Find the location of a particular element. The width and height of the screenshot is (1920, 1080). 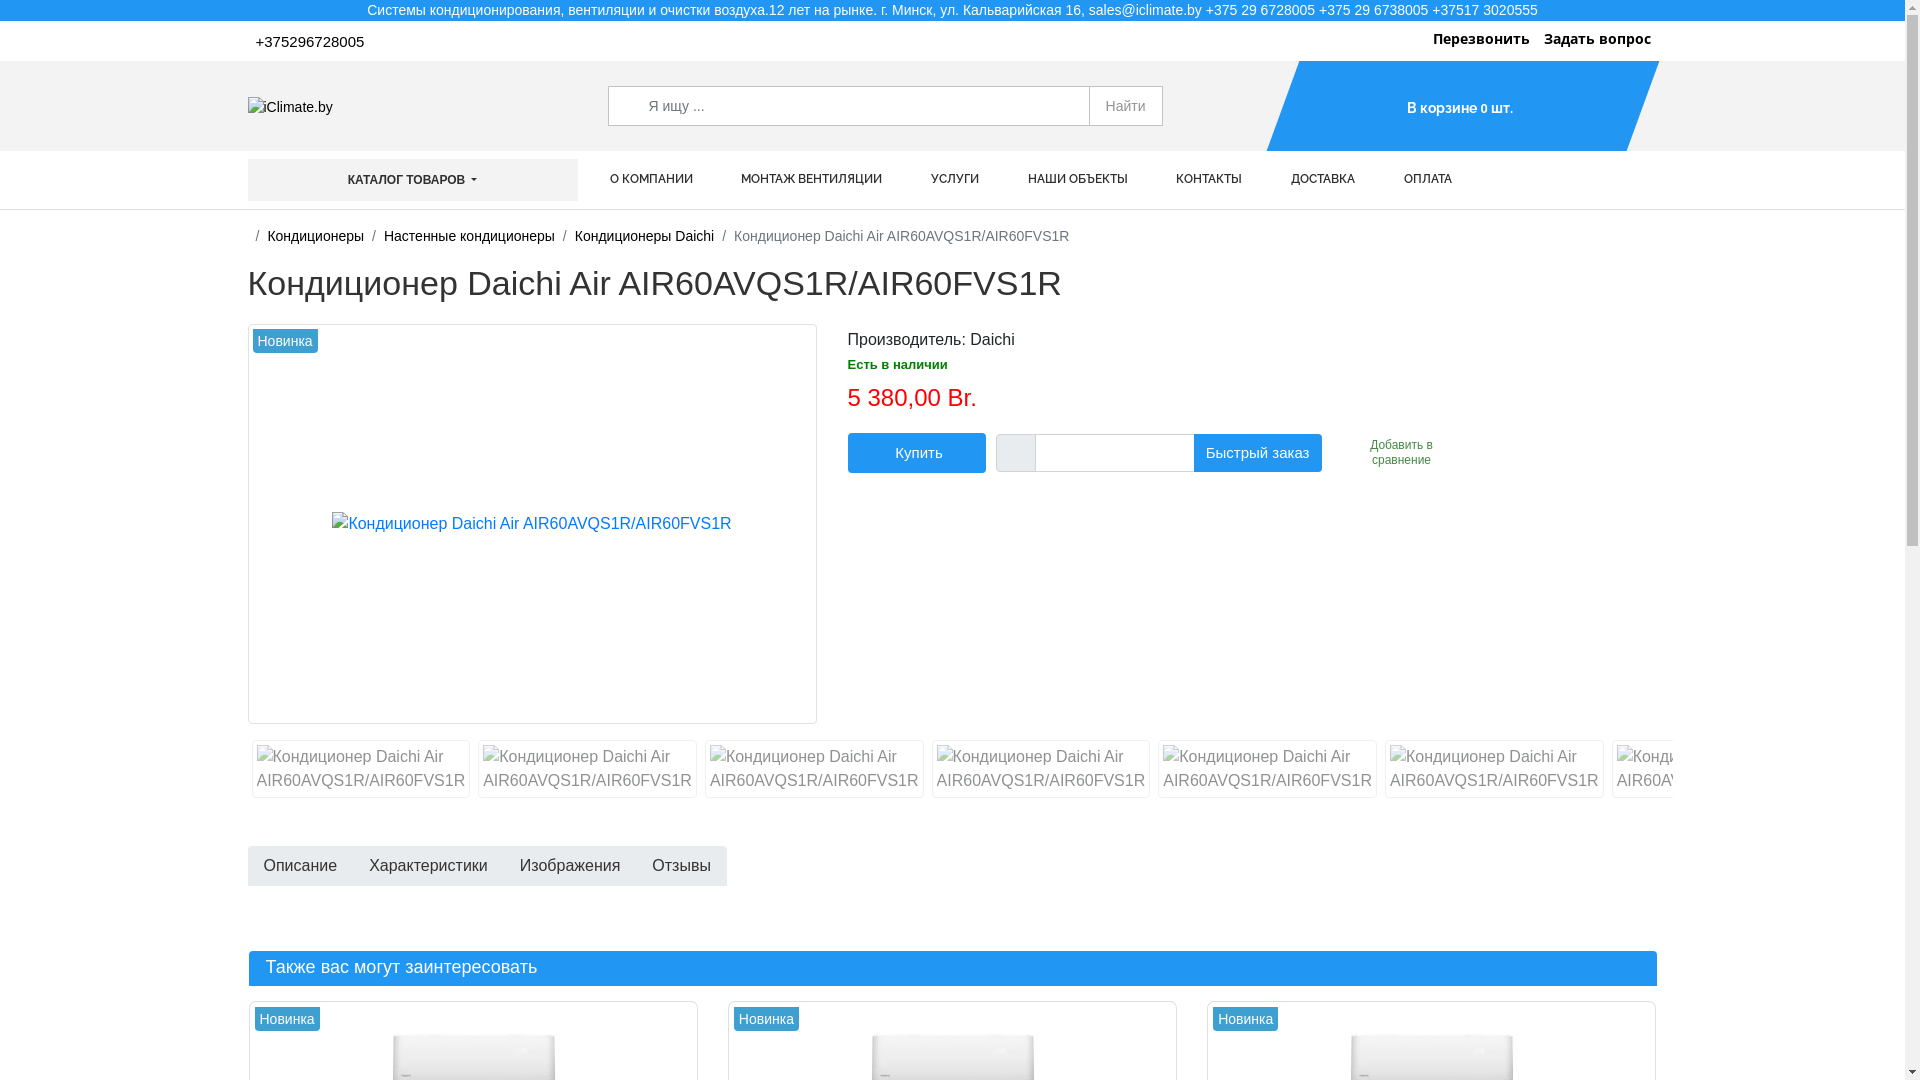

'+375296728005' is located at coordinates (310, 42).